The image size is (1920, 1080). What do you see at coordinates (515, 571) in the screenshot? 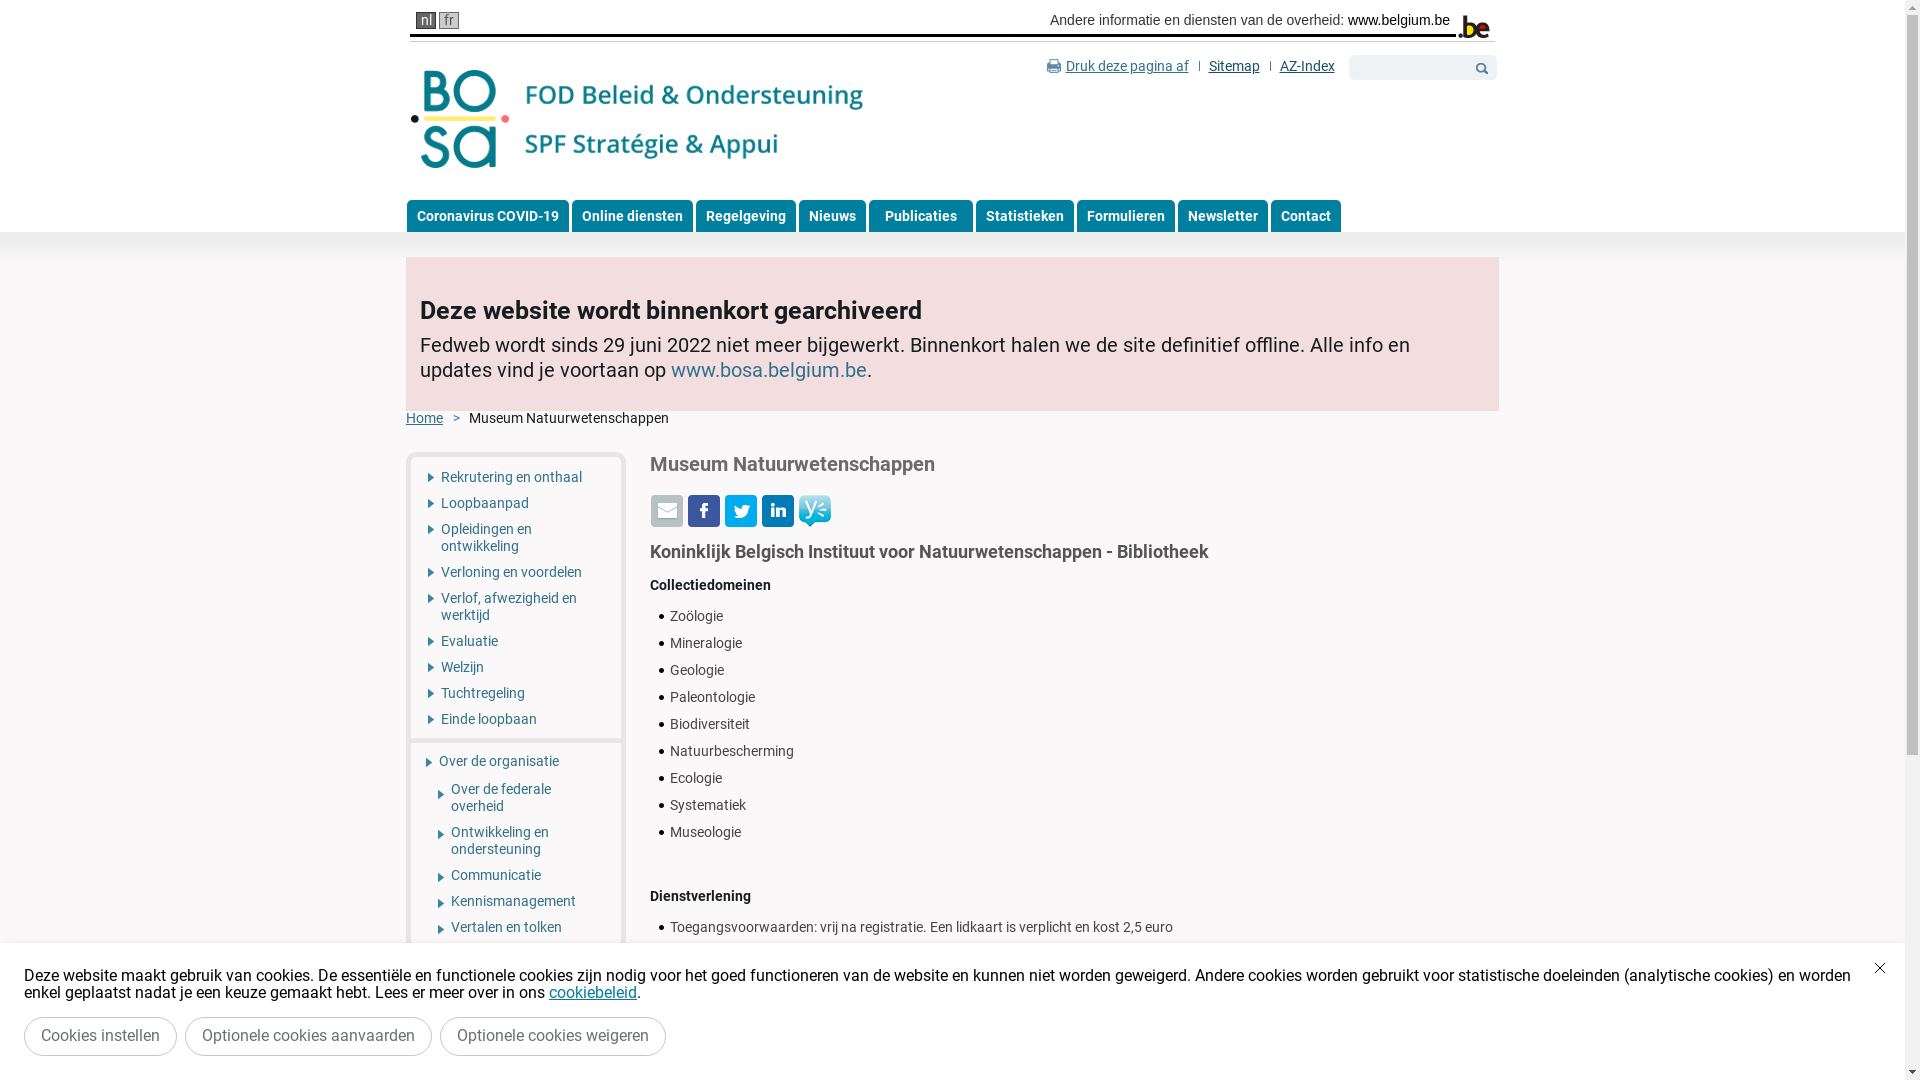
I see `'Verloning en voordelen'` at bounding box center [515, 571].